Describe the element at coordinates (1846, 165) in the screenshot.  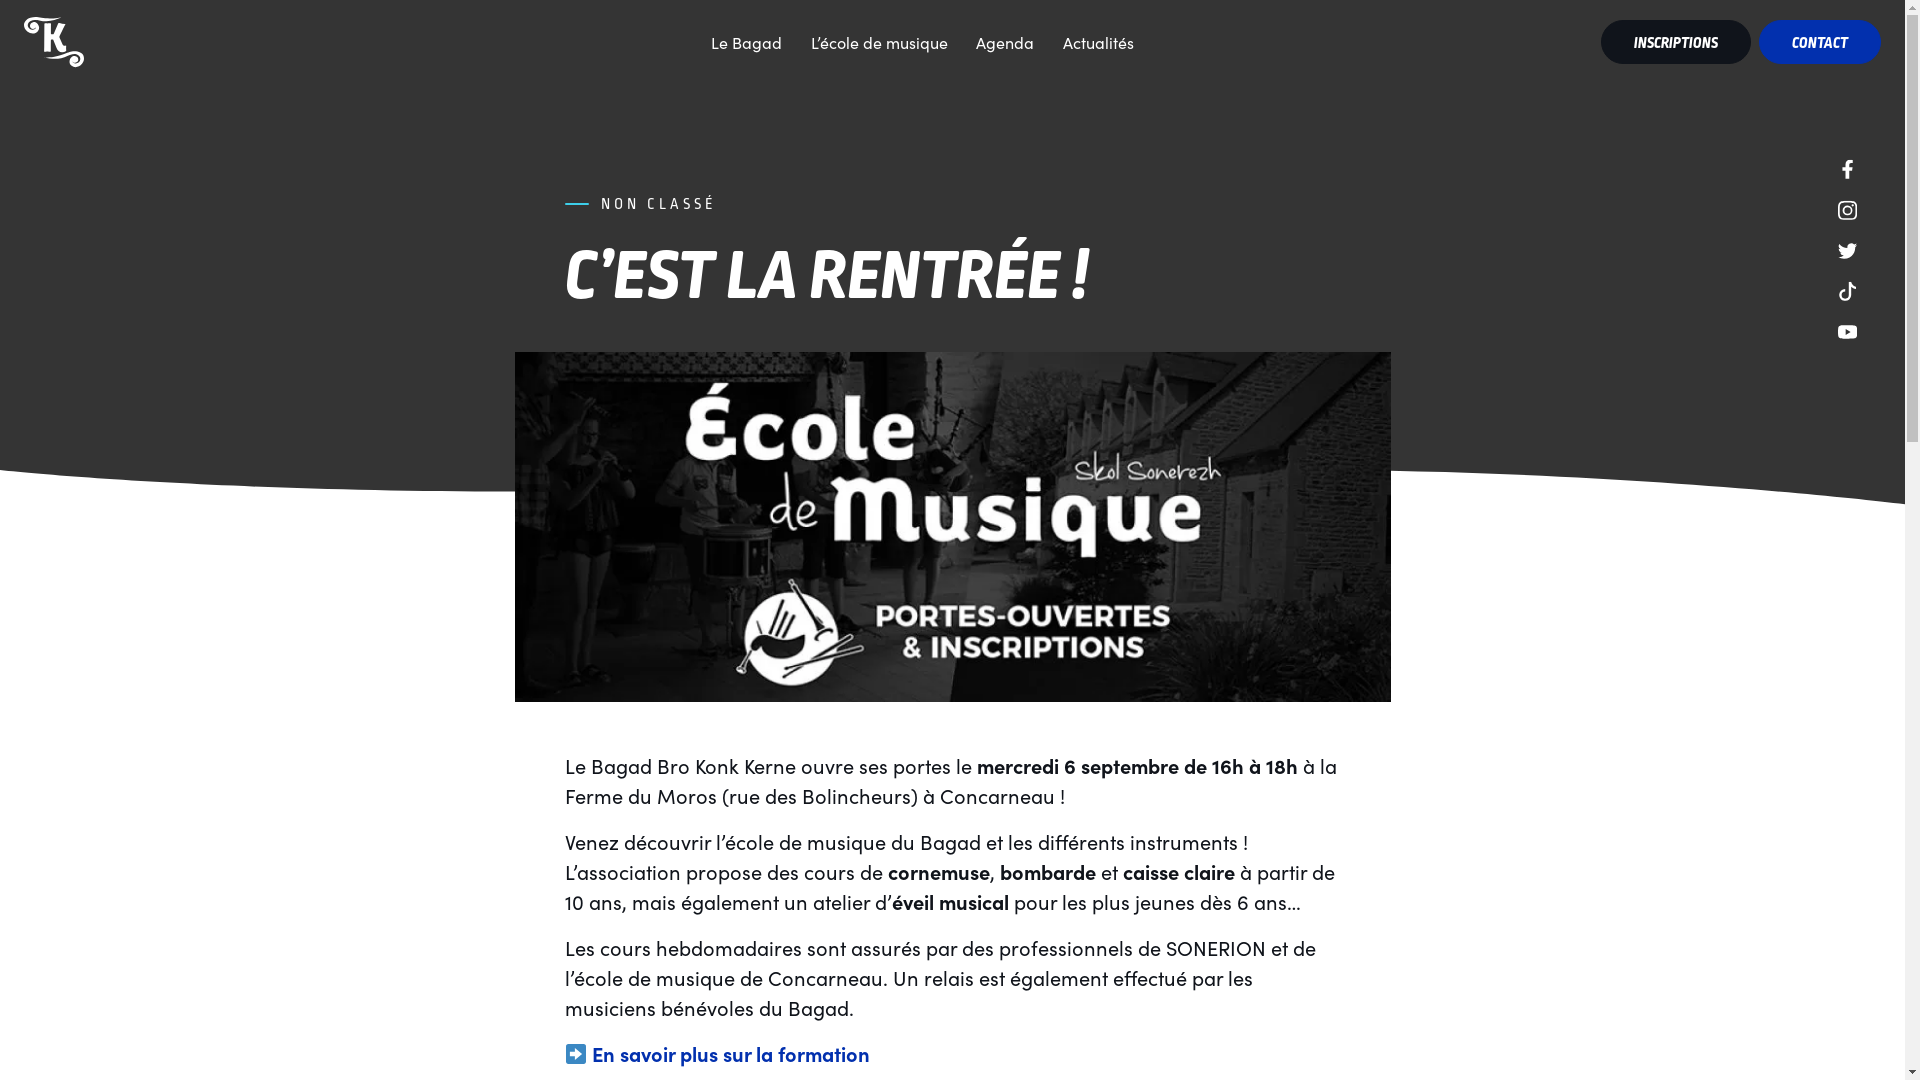
I see `'Facebook'` at that location.